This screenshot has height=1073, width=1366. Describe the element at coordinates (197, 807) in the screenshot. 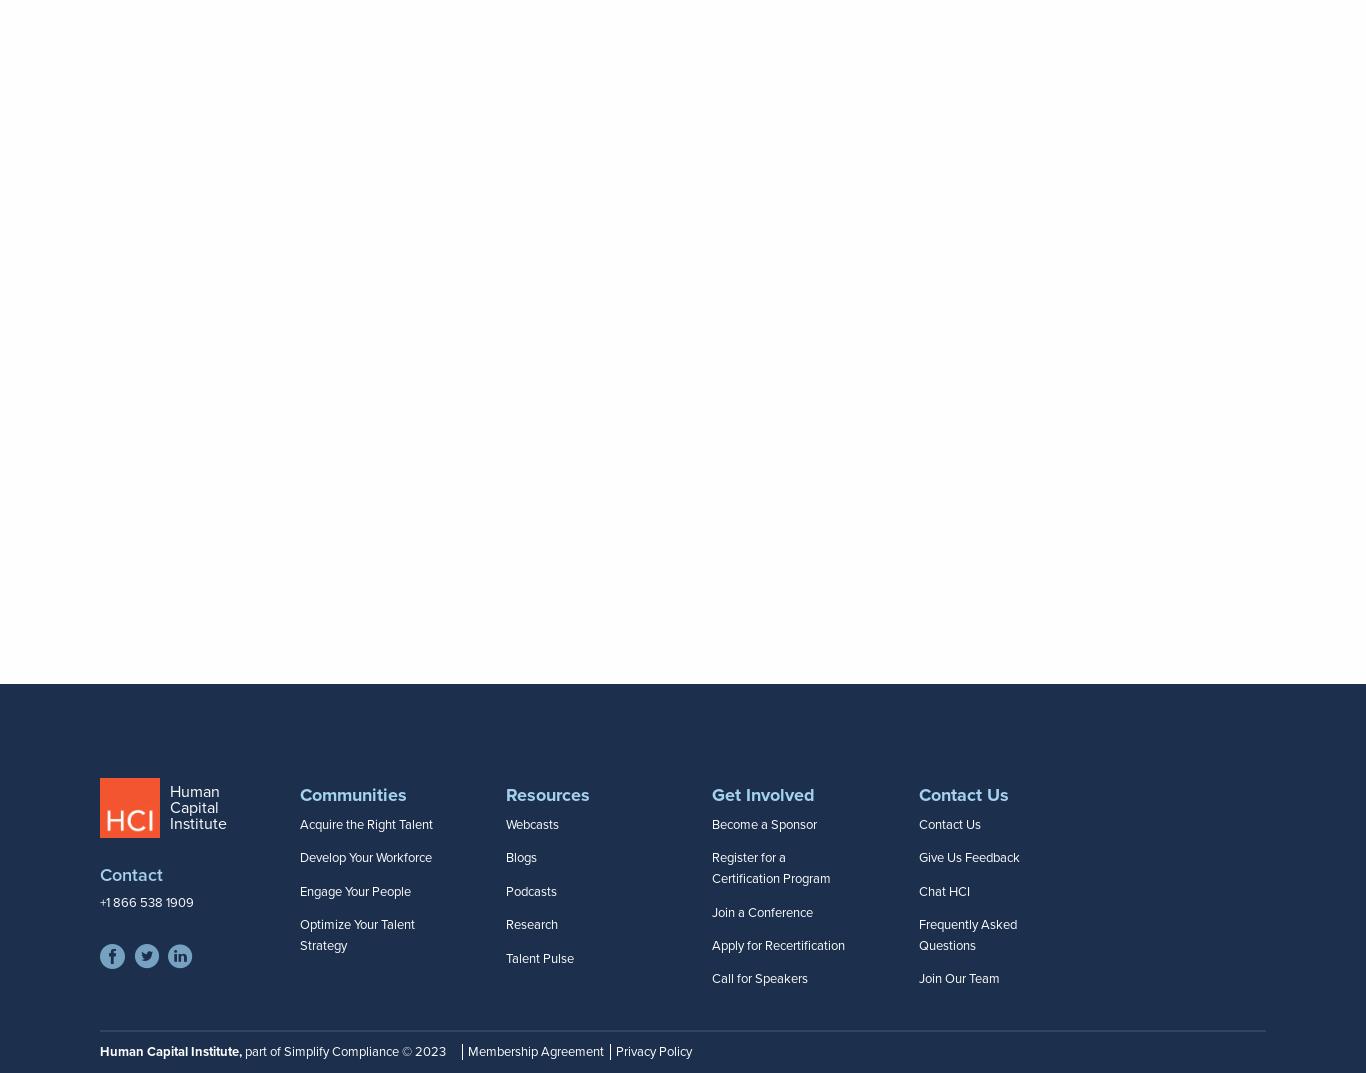

I see `'Human Capital Institute'` at that location.